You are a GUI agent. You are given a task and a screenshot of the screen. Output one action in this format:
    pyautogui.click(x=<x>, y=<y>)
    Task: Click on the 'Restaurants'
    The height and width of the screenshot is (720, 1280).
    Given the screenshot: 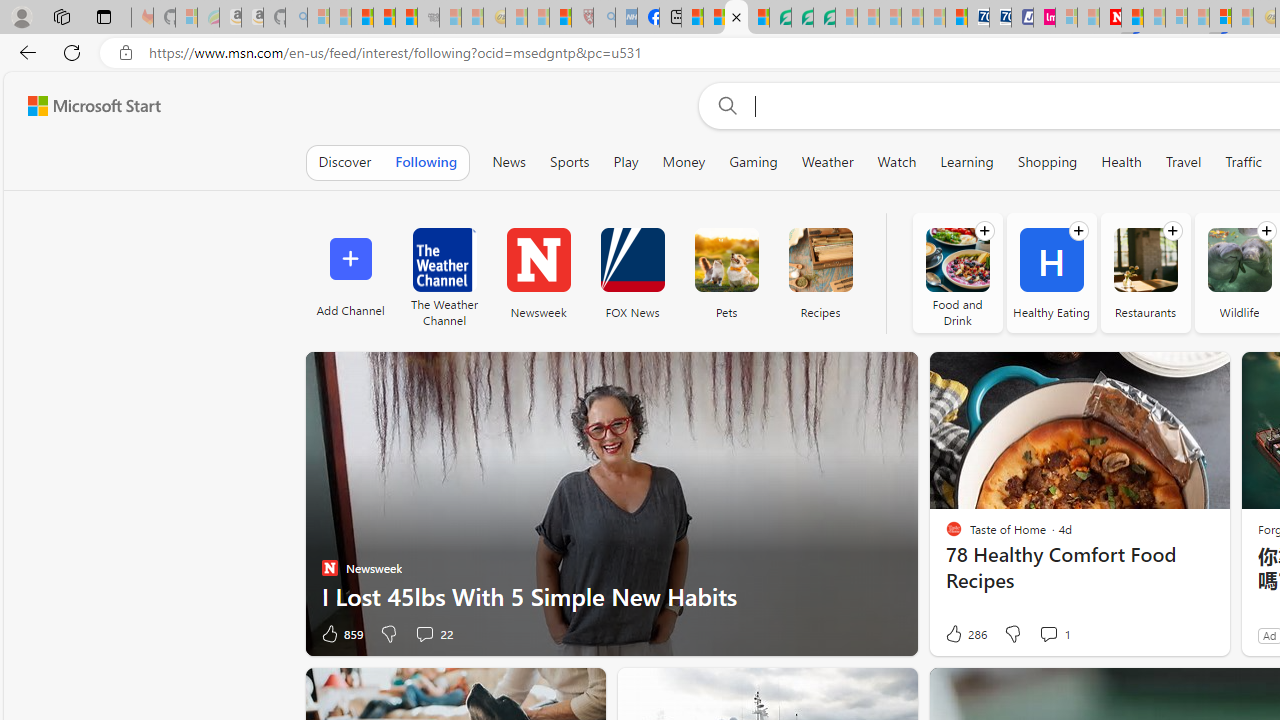 What is the action you would take?
    pyautogui.click(x=1145, y=259)
    